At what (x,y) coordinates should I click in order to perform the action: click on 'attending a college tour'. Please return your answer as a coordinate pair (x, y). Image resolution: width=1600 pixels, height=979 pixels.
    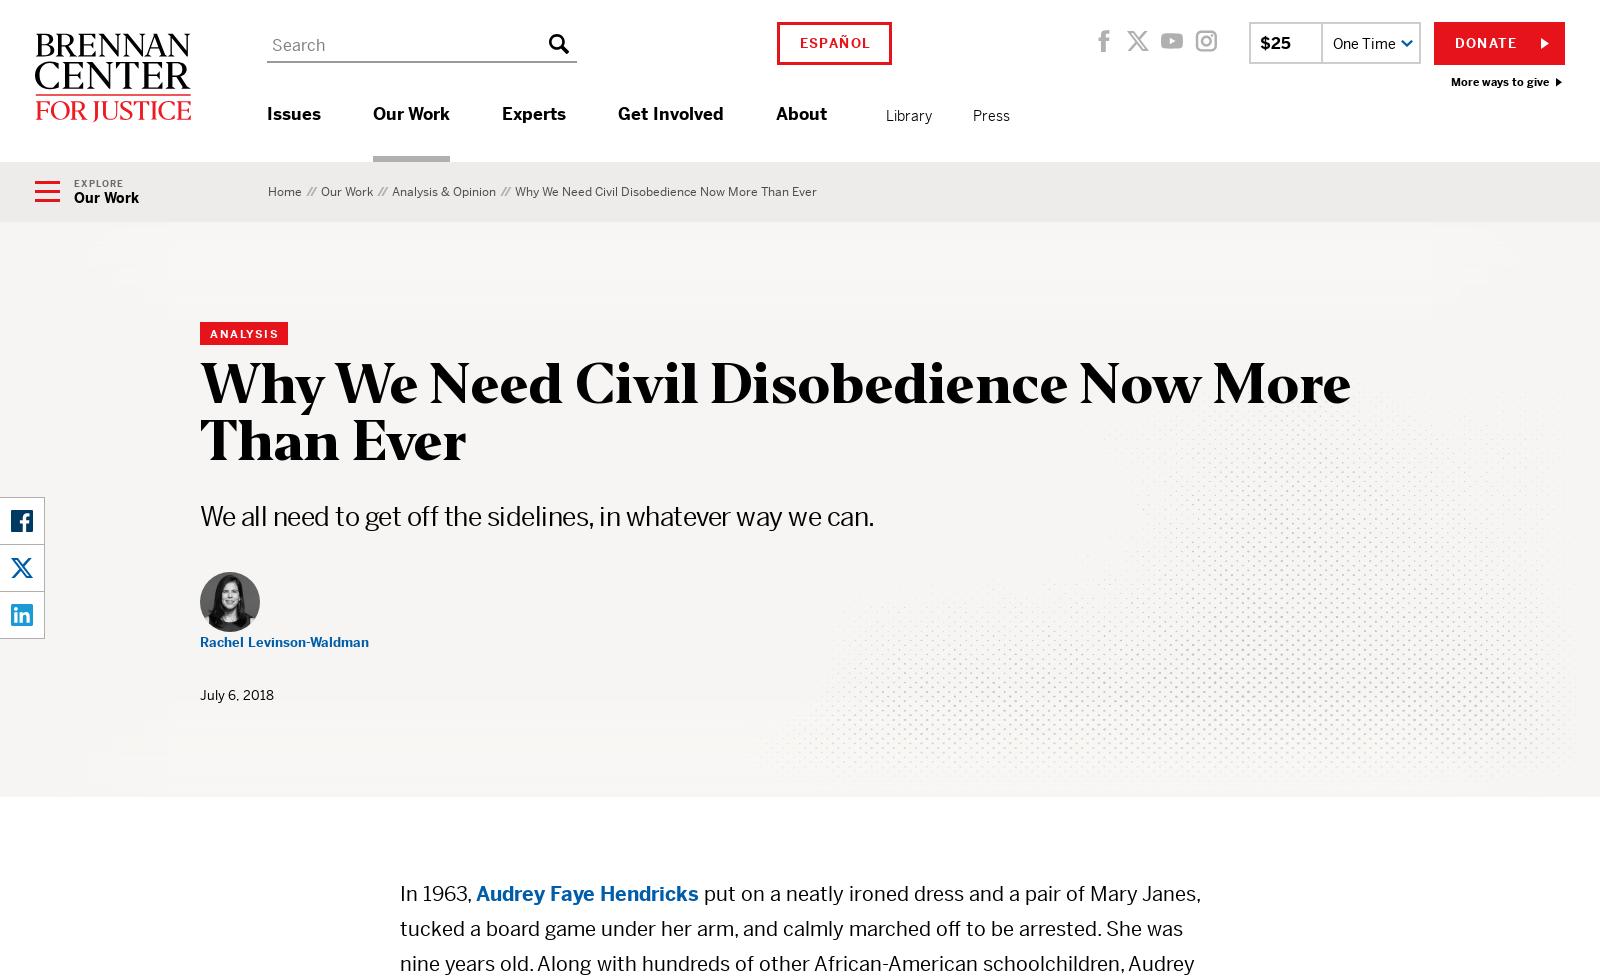
    Looking at the image, I should click on (811, 129).